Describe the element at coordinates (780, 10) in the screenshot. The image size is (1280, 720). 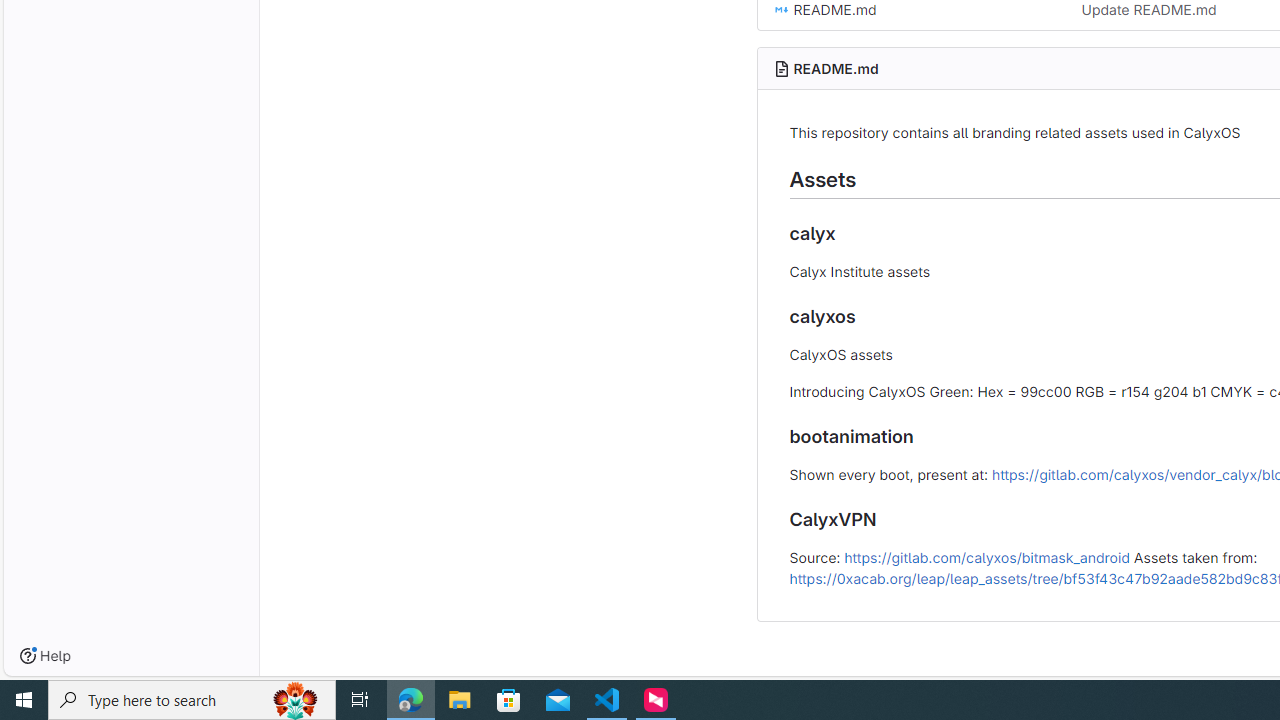
I see `'Class: s16 position-relative file-icon'` at that location.